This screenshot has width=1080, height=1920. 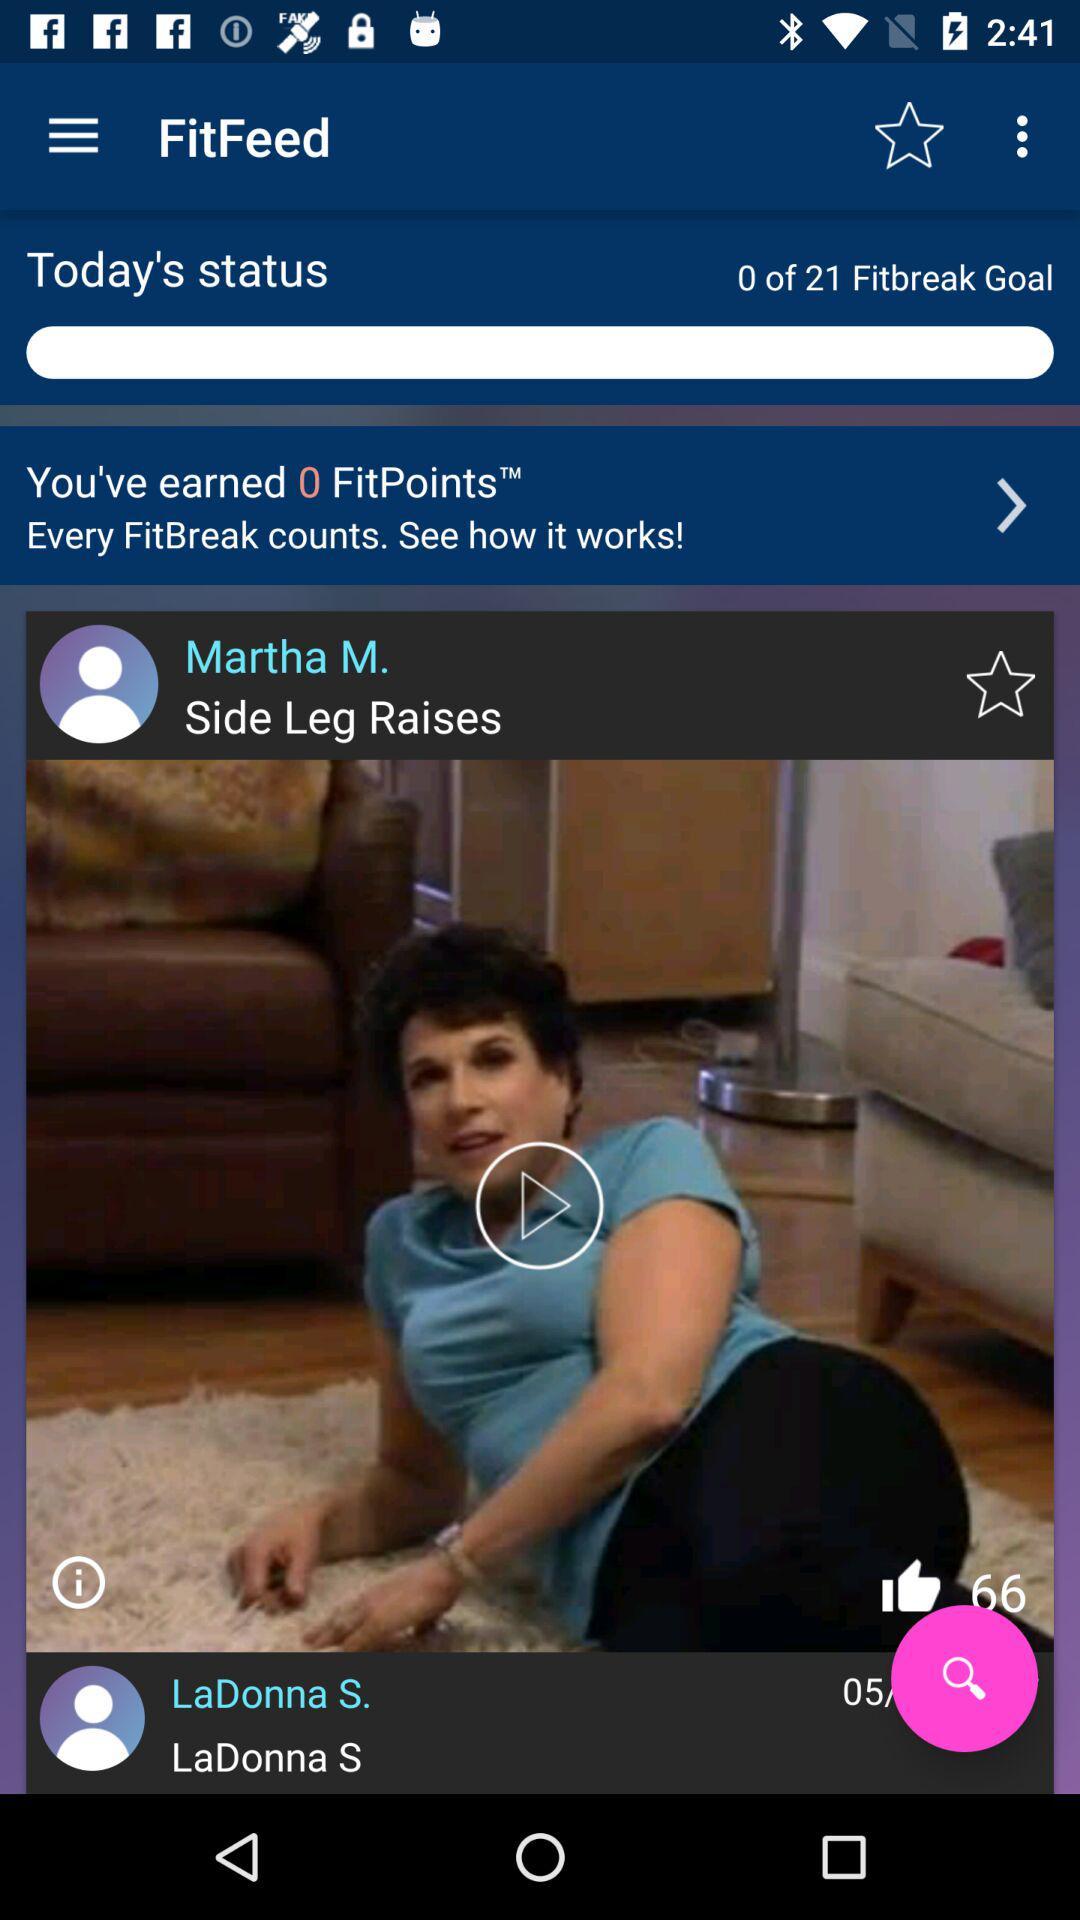 What do you see at coordinates (540, 1204) in the screenshot?
I see `color print` at bounding box center [540, 1204].